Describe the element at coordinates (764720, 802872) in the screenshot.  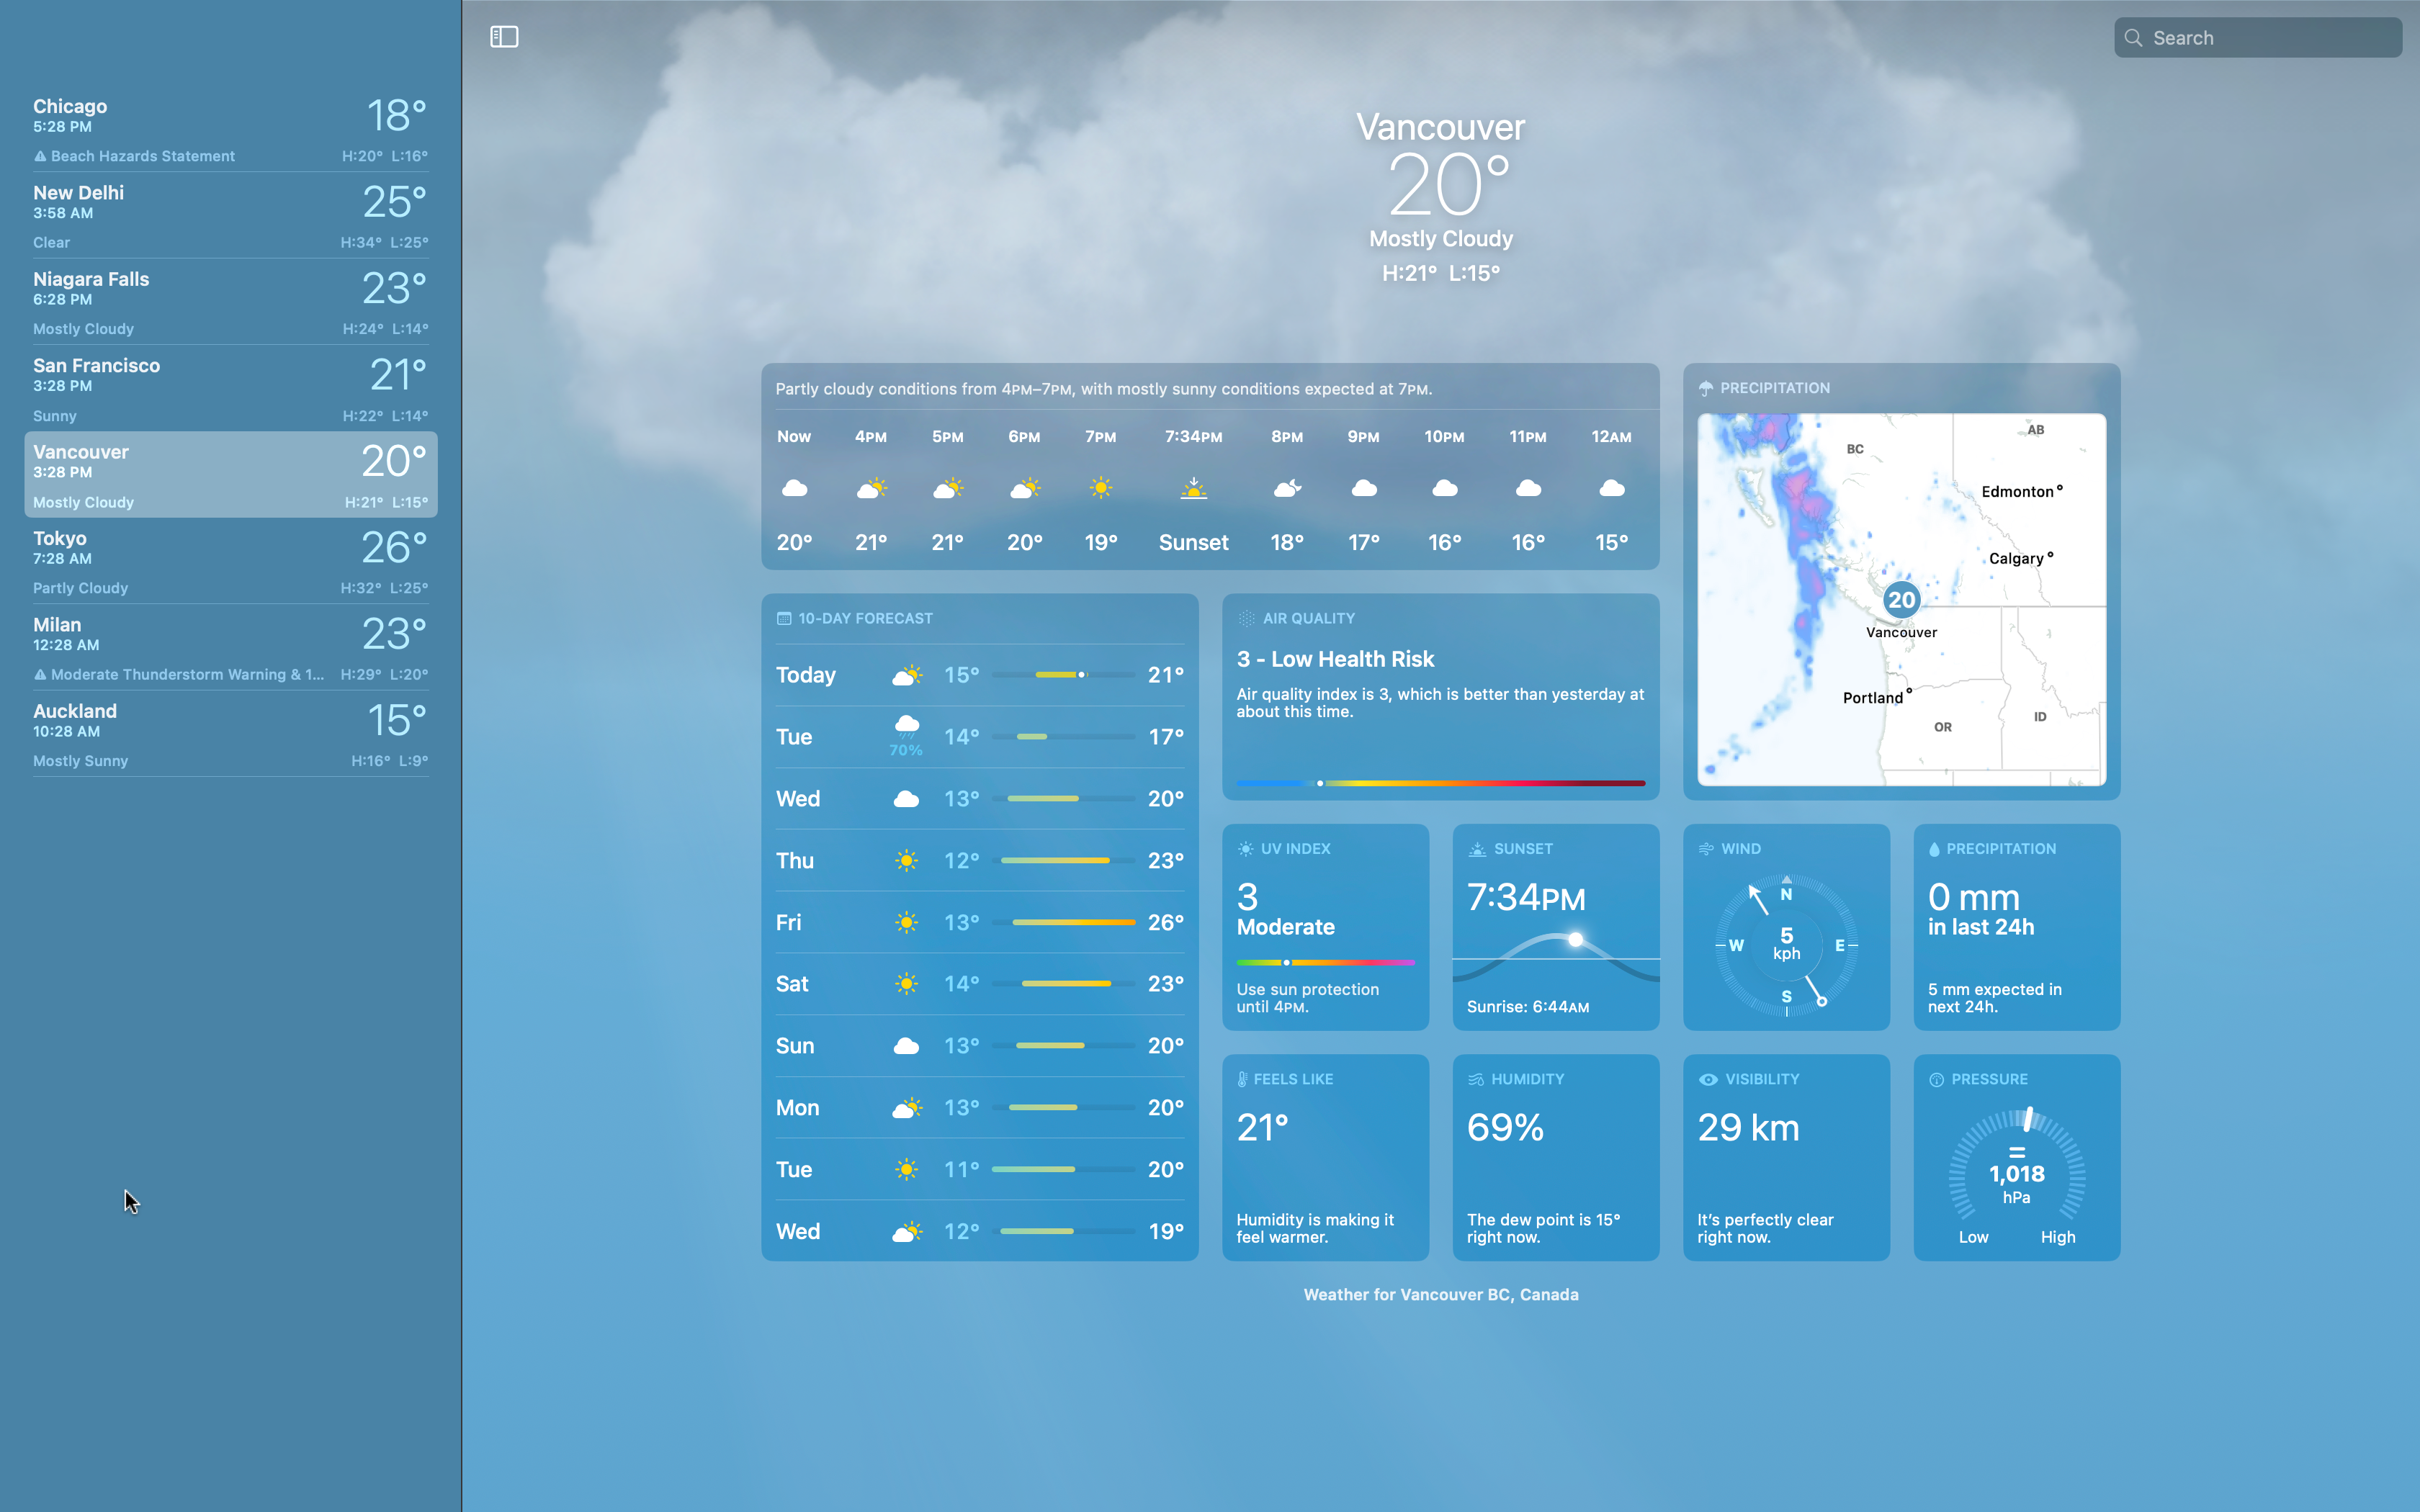
I see `Remove the San Francisco weather details from the left sidebar by using a swiping motion` at that location.